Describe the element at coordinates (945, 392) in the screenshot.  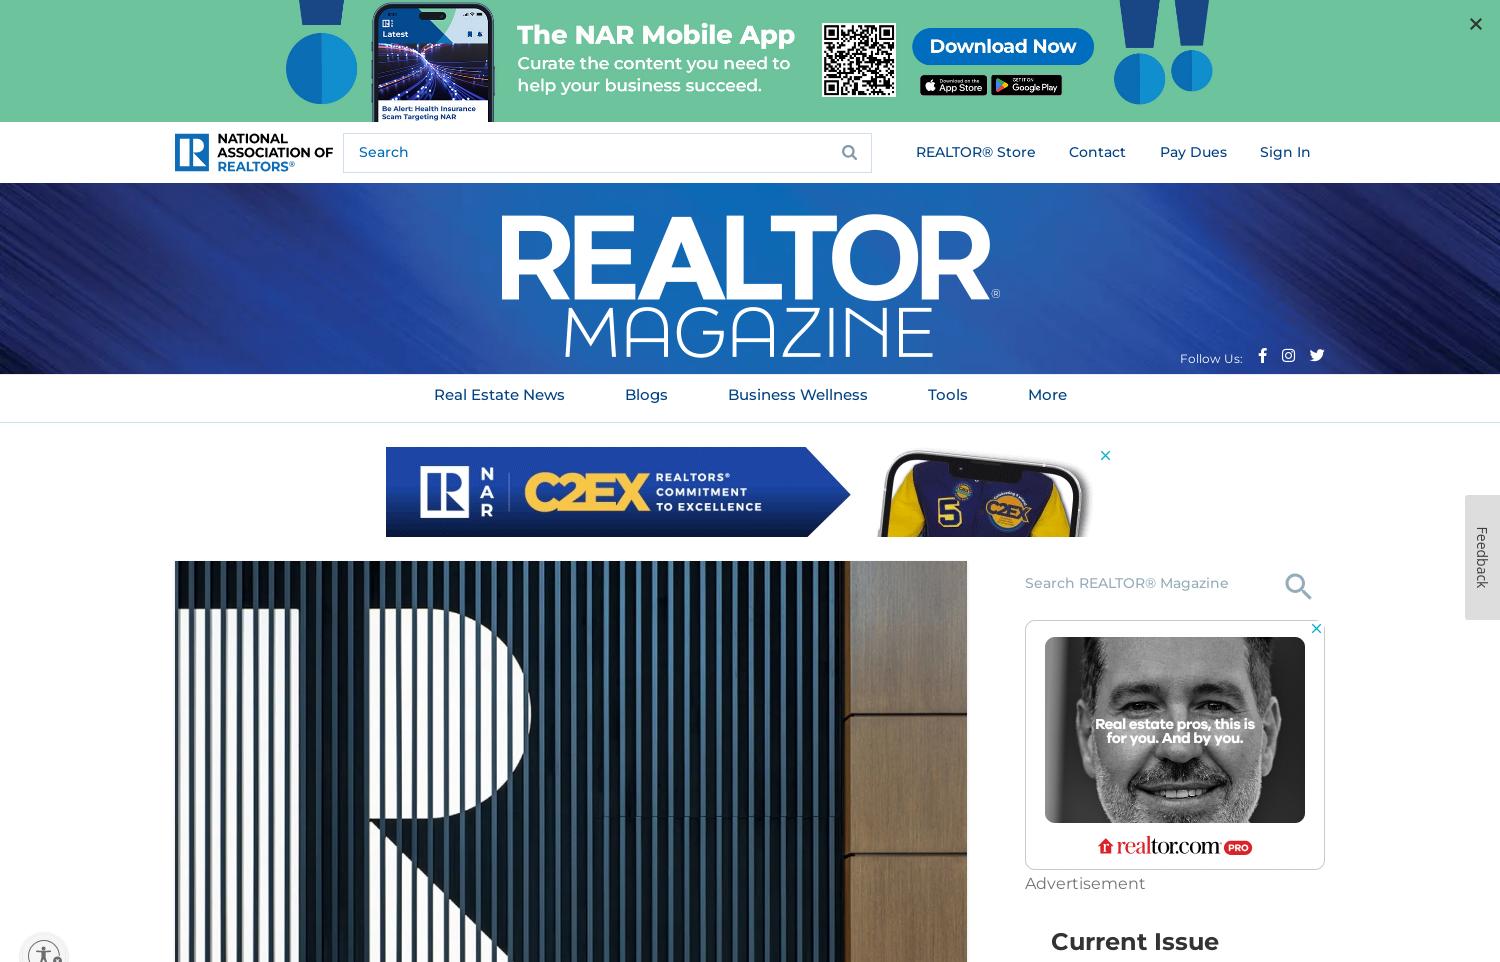
I see `'Tools'` at that location.